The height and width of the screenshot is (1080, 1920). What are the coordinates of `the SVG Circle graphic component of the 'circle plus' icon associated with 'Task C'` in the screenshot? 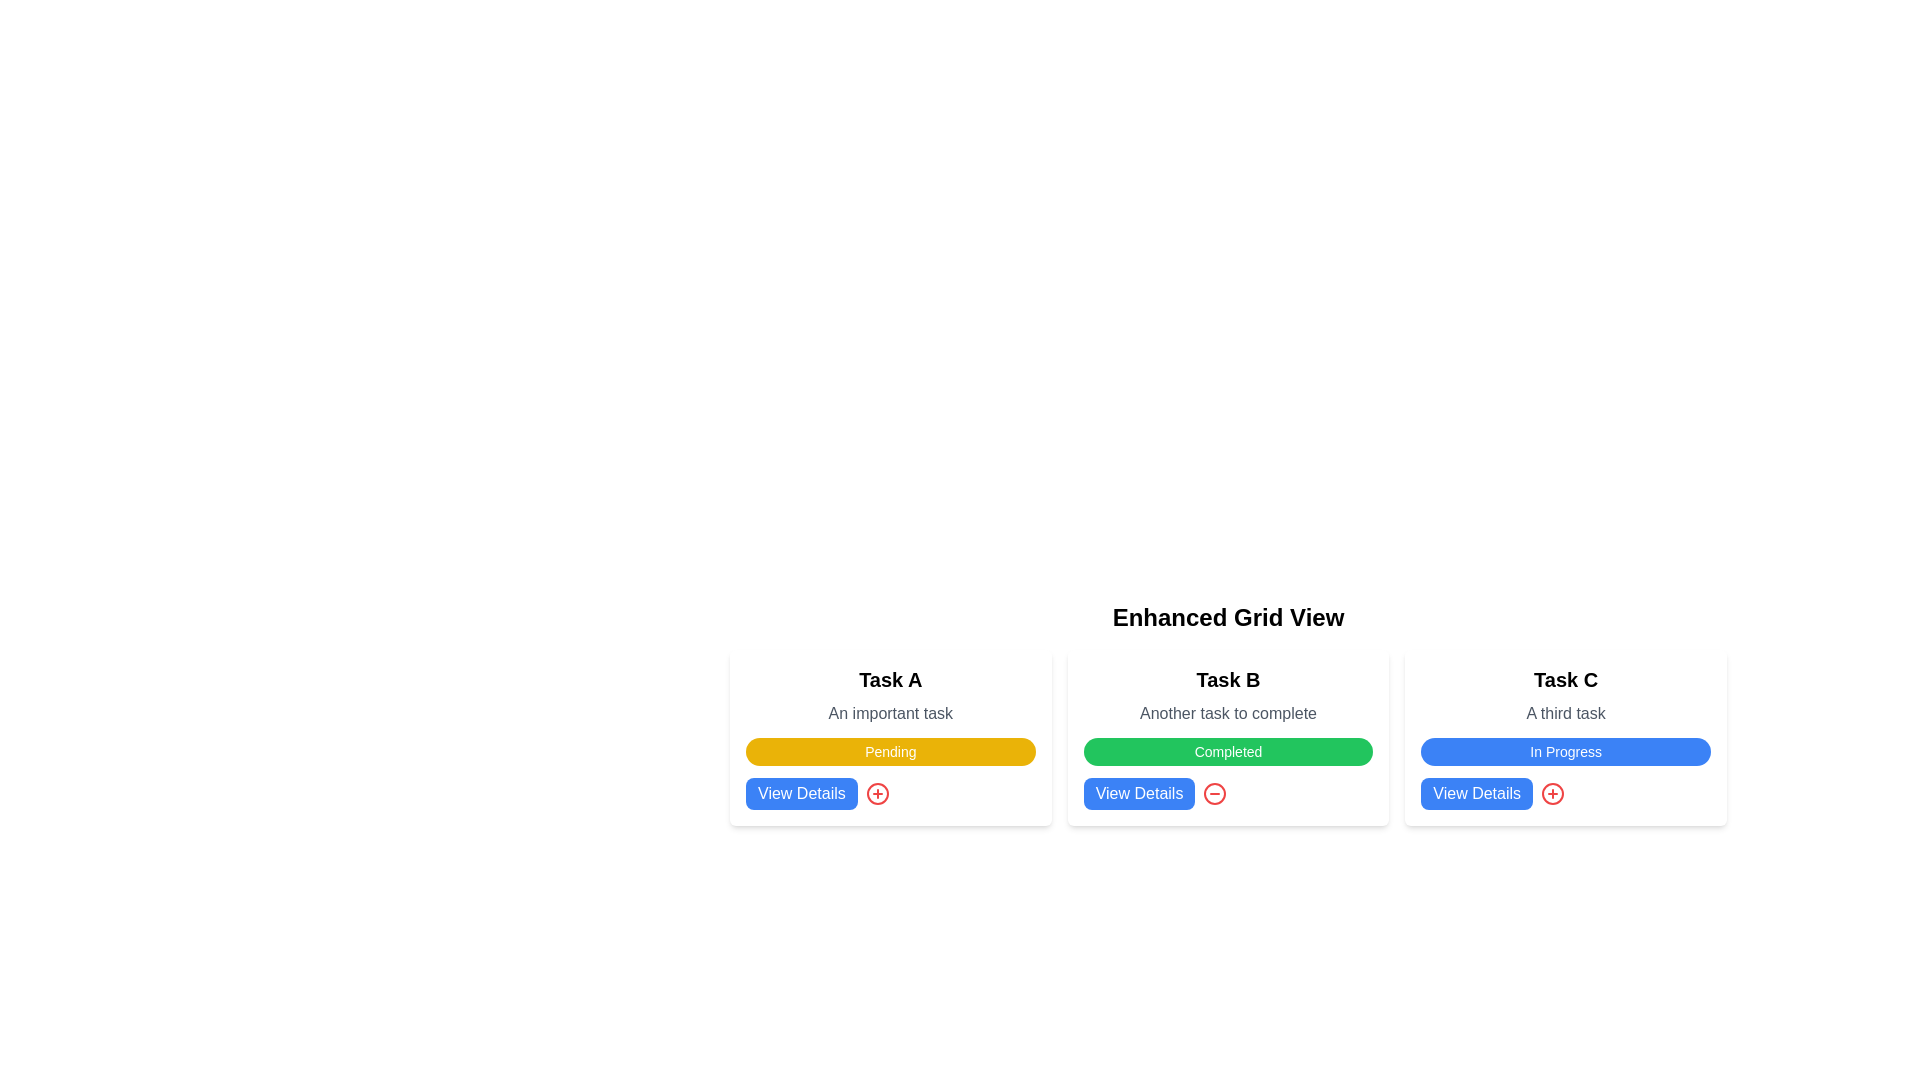 It's located at (1552, 793).